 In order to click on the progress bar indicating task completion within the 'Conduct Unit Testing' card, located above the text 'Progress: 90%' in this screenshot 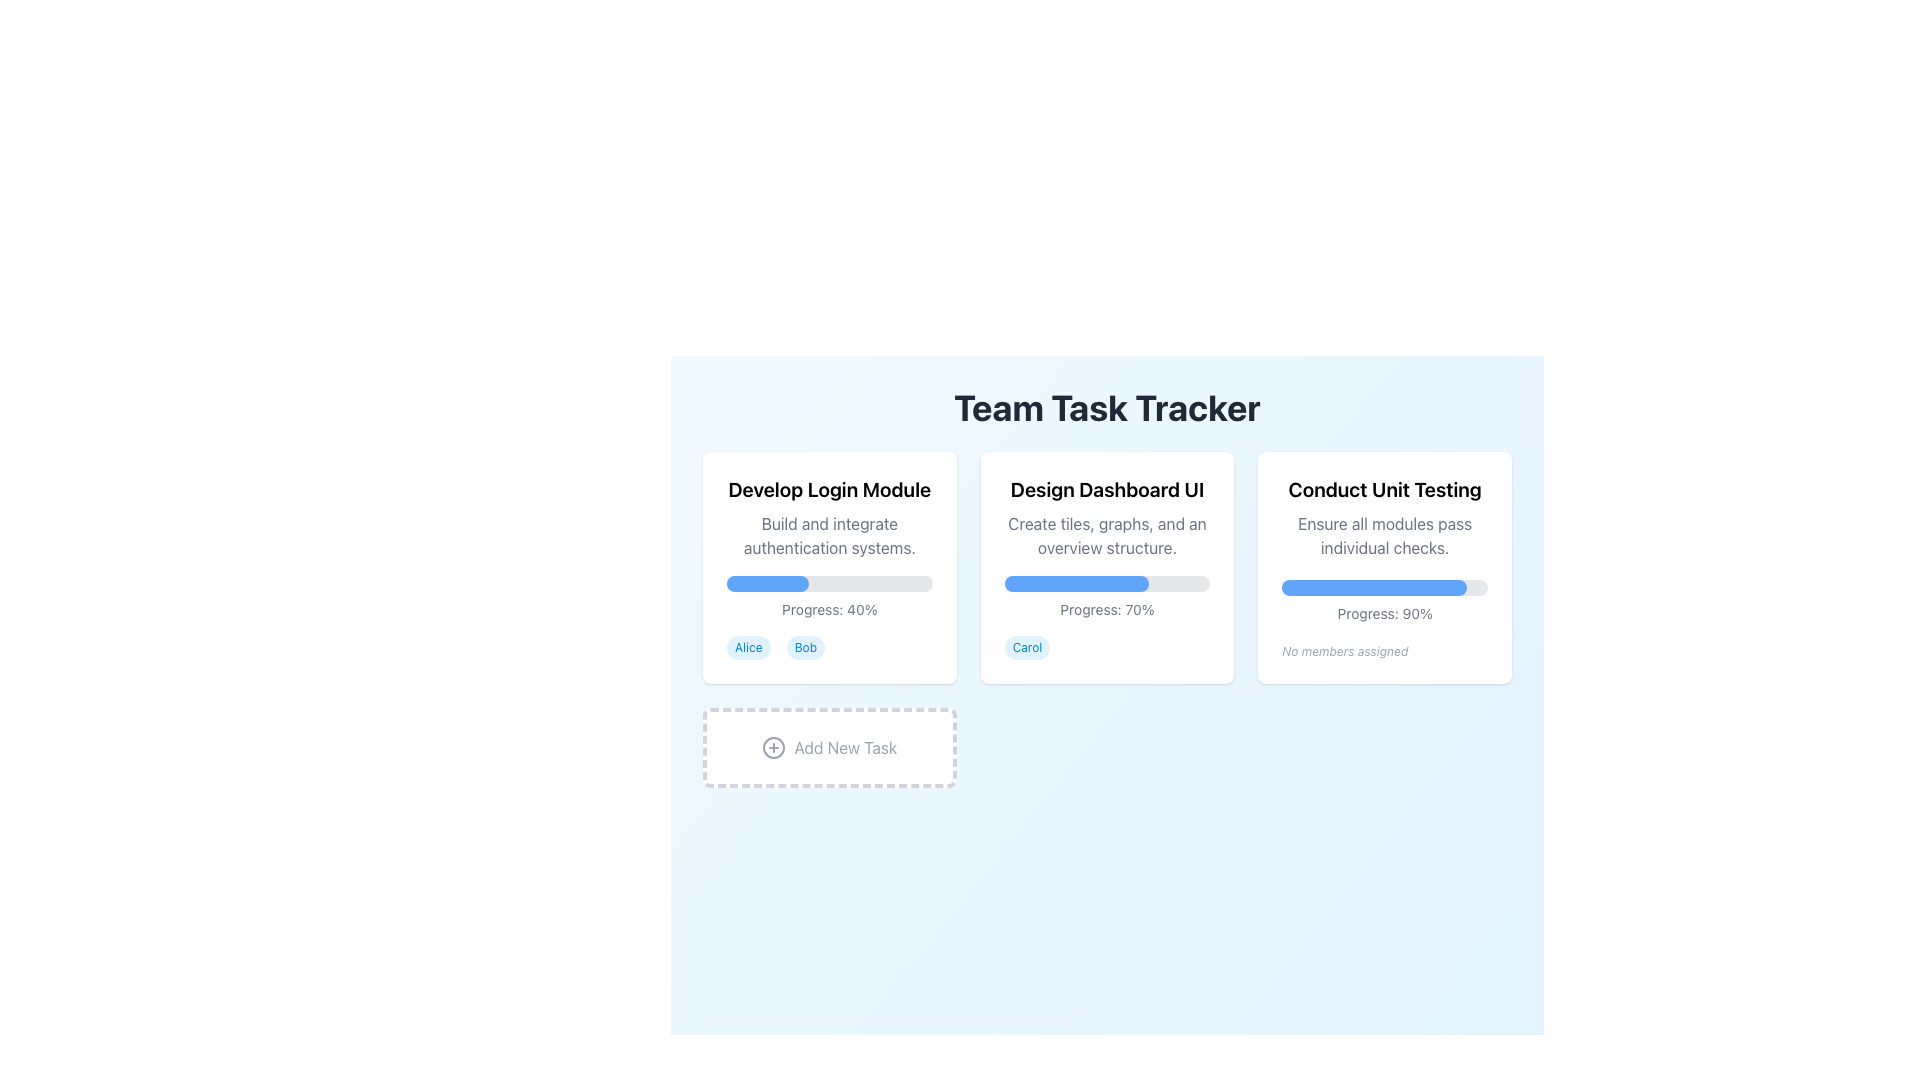, I will do `click(1384, 586)`.